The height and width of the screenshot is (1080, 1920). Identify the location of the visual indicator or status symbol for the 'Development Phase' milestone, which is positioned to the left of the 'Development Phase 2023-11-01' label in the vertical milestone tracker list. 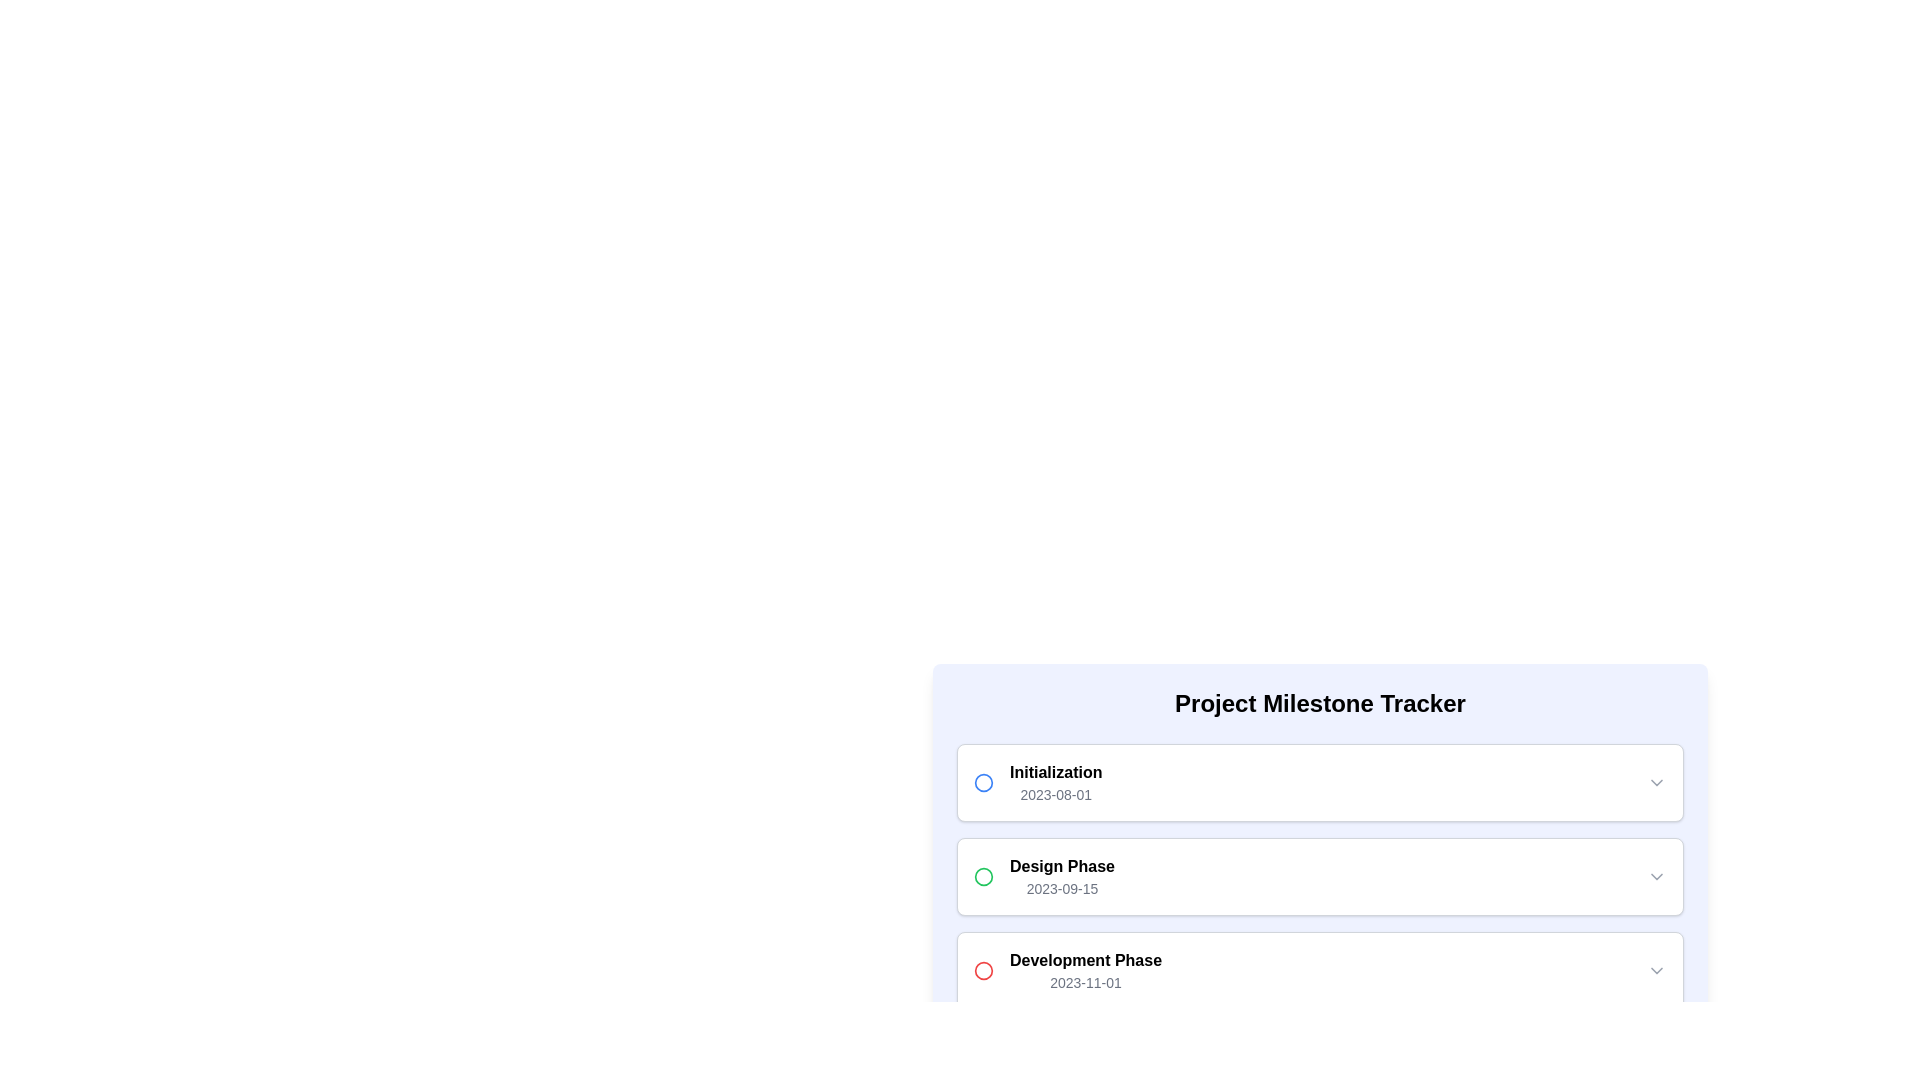
(983, 970).